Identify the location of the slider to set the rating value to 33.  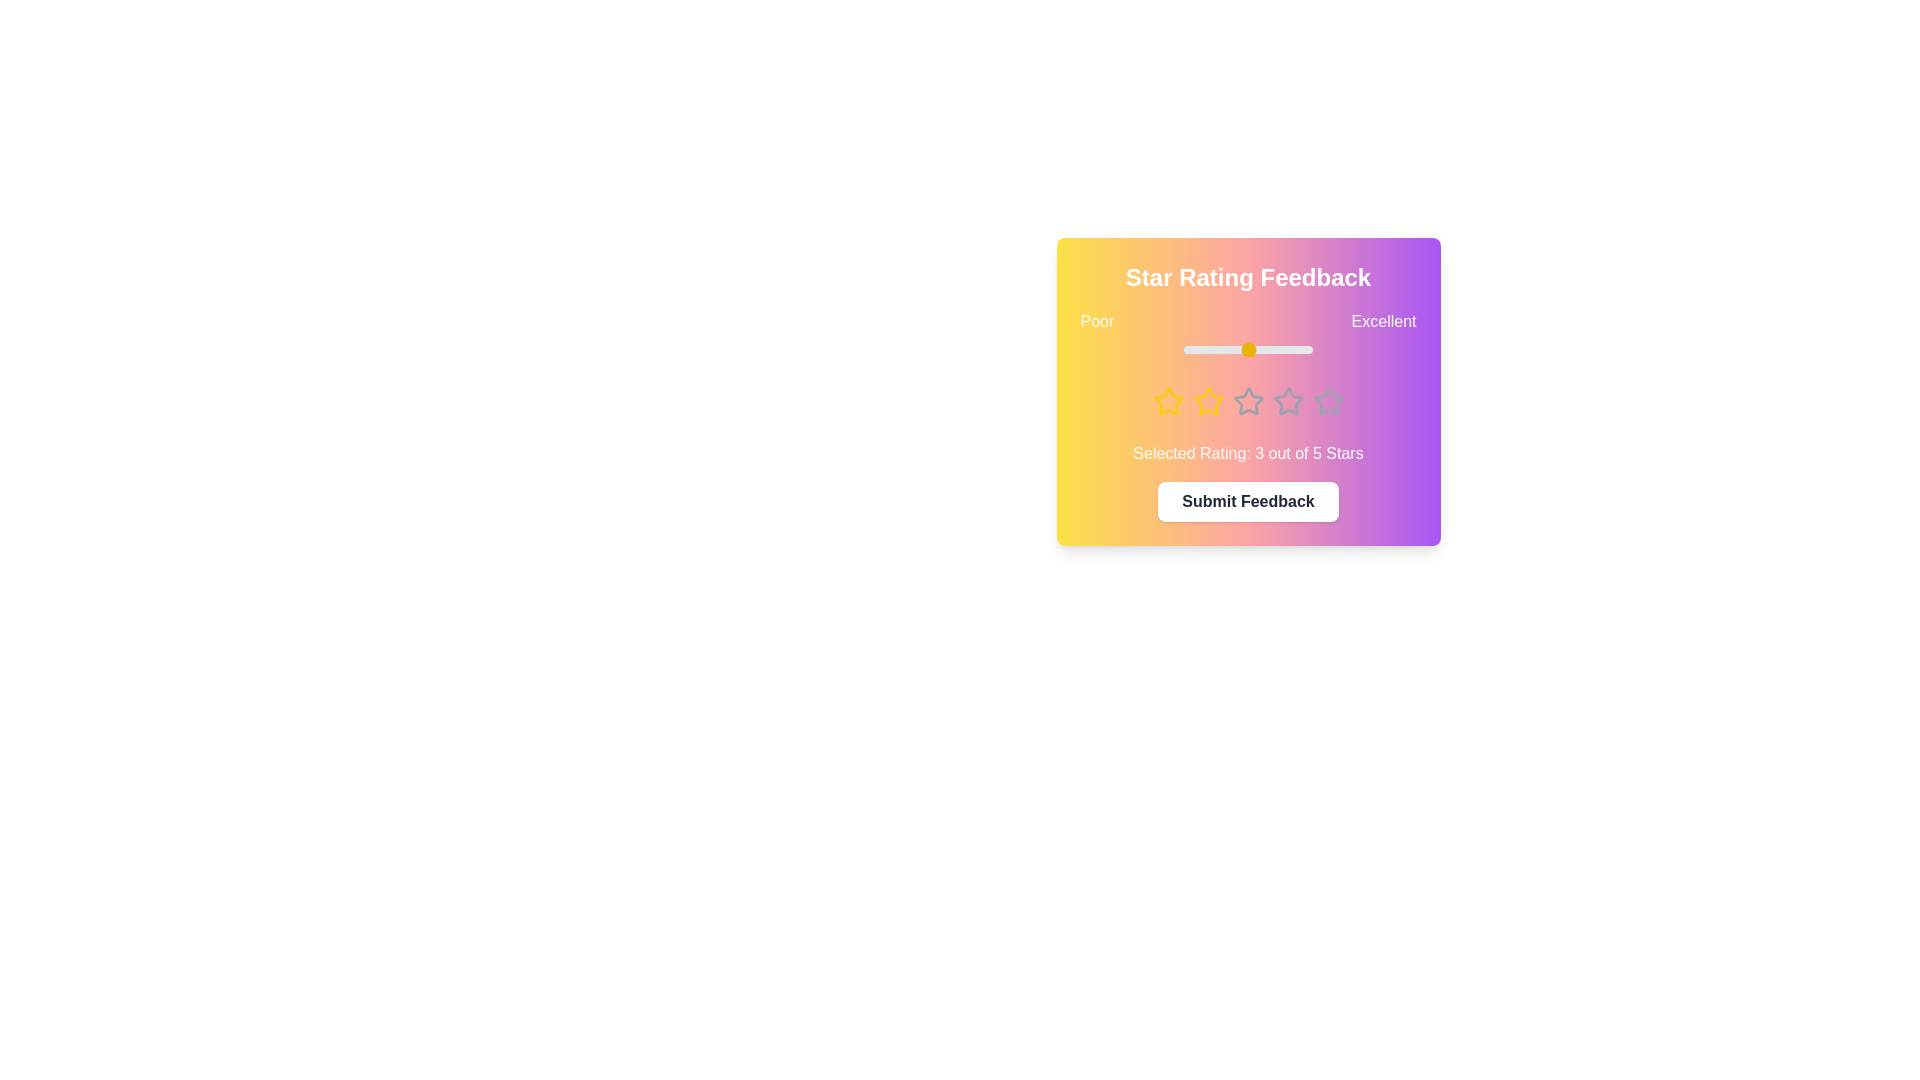
(1225, 349).